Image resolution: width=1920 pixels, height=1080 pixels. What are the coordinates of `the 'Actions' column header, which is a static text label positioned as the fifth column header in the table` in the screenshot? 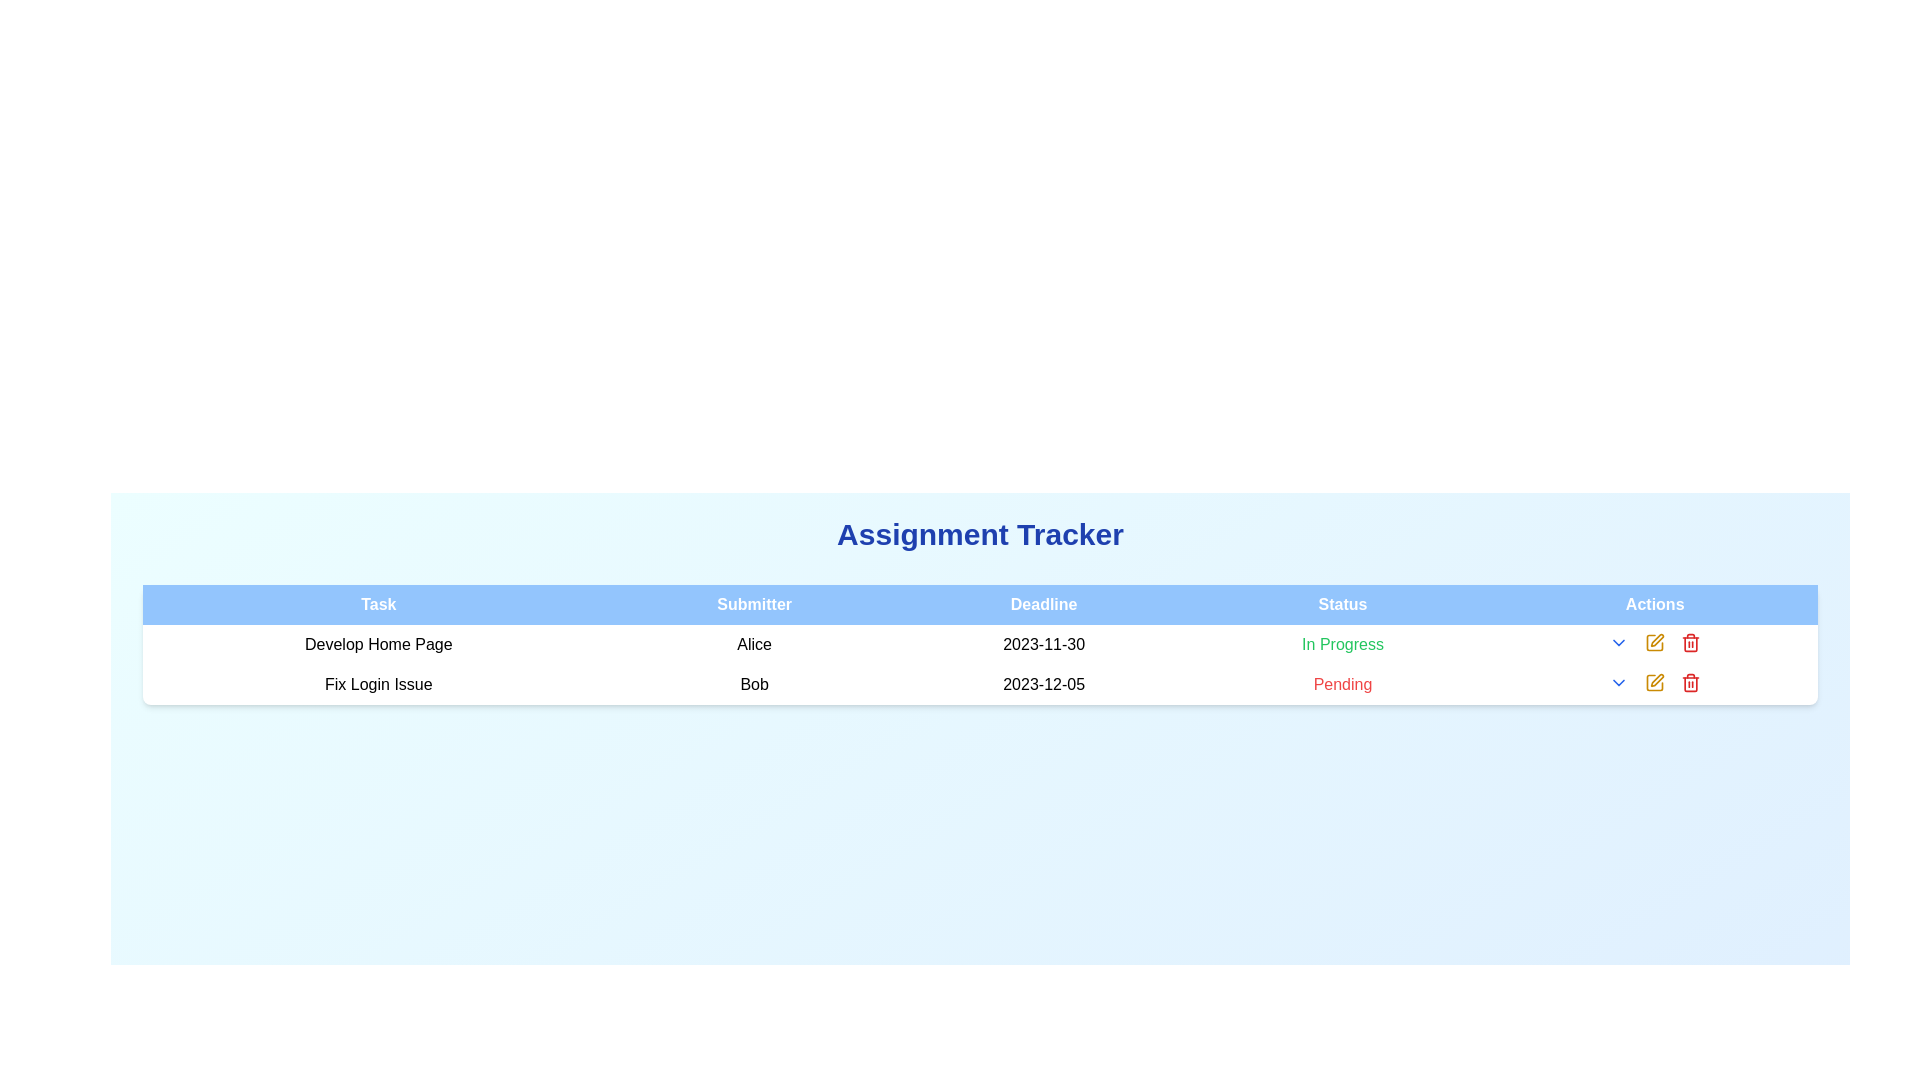 It's located at (1655, 604).